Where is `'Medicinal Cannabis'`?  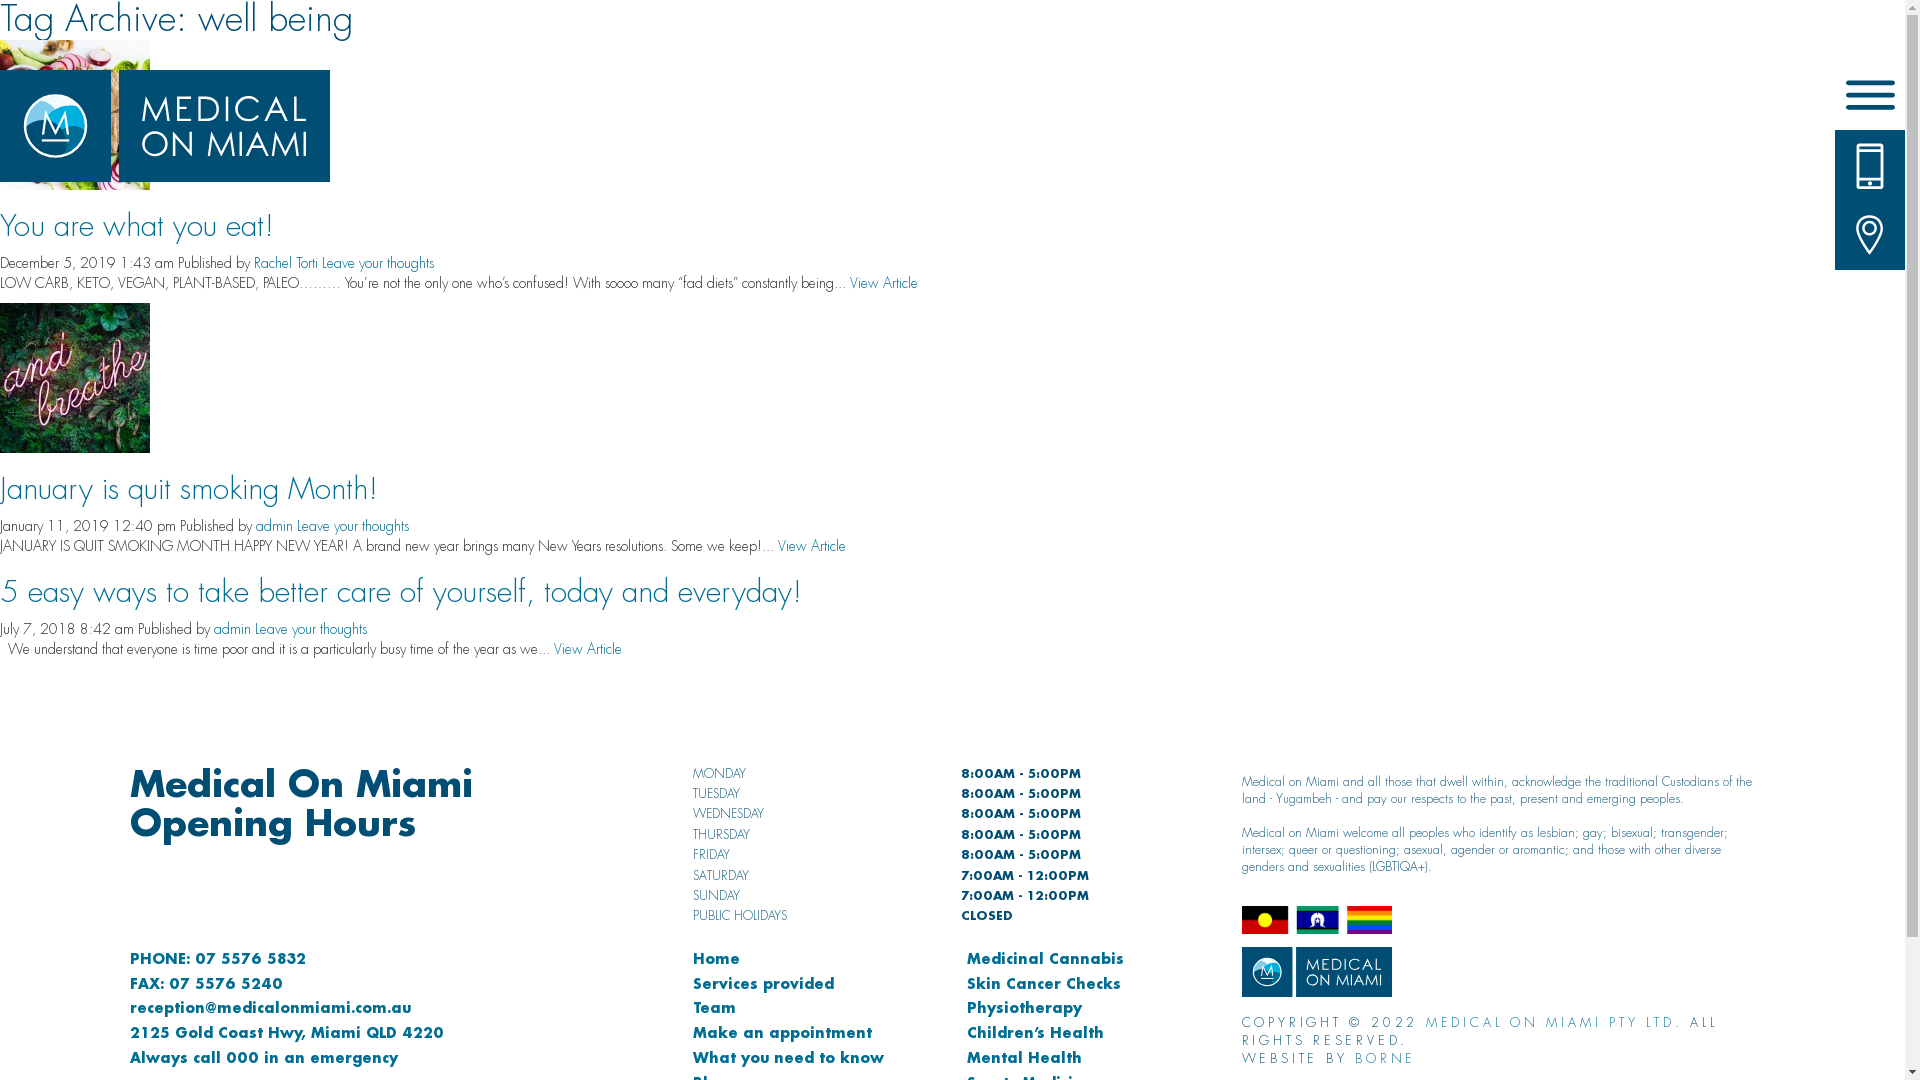 'Medicinal Cannabis' is located at coordinates (966, 957).